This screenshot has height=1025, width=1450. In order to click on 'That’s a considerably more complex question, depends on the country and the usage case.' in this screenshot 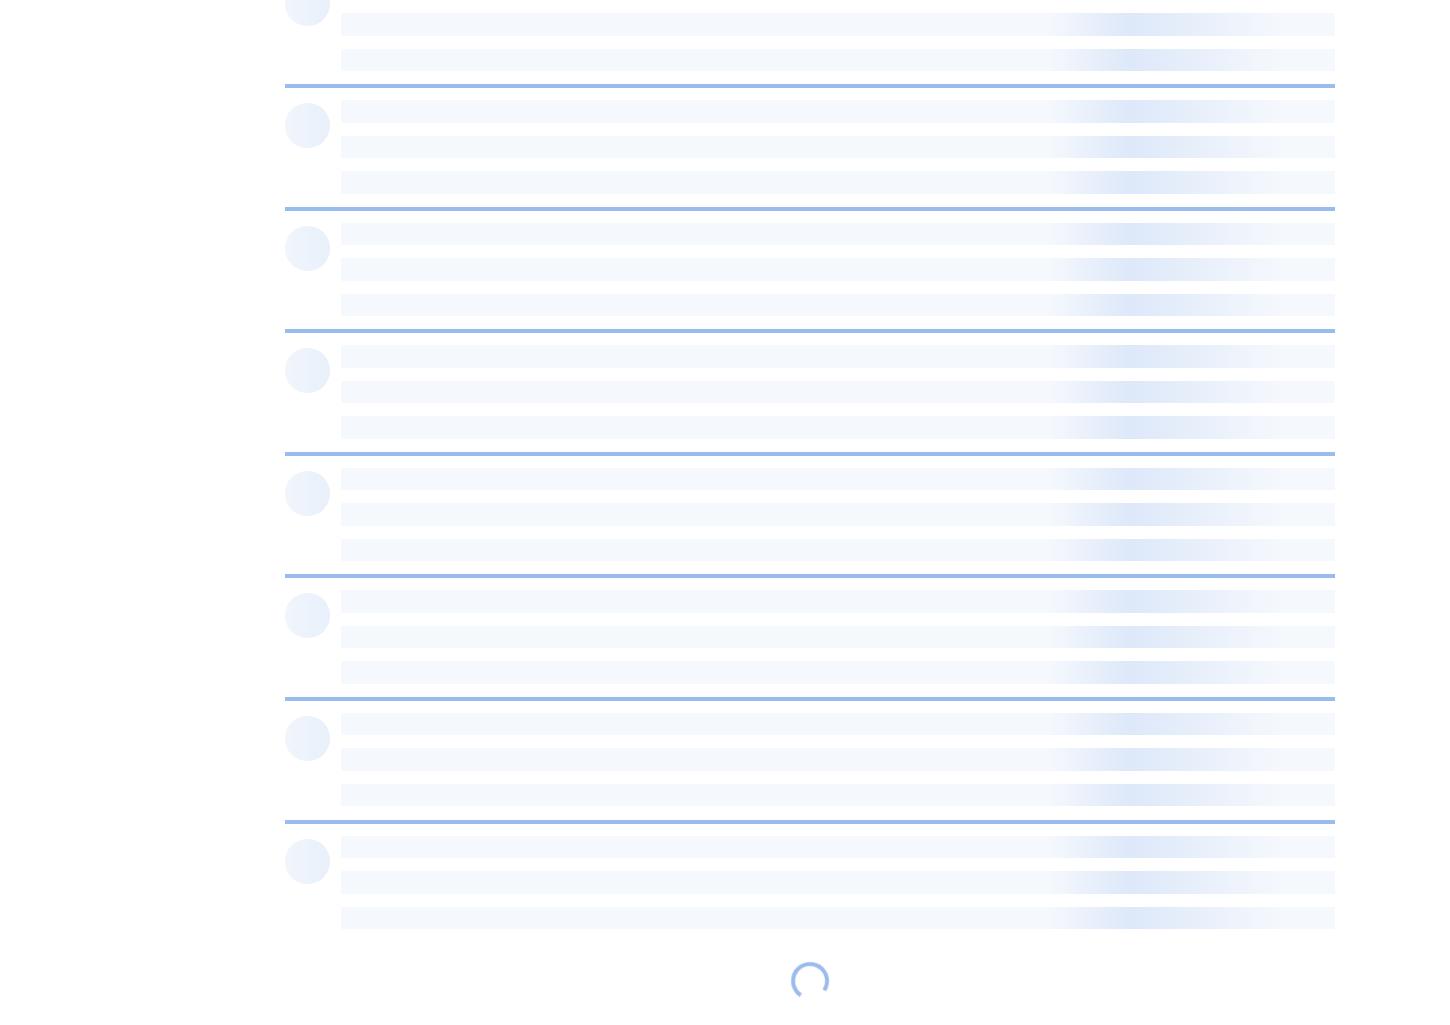, I will do `click(647, 826)`.